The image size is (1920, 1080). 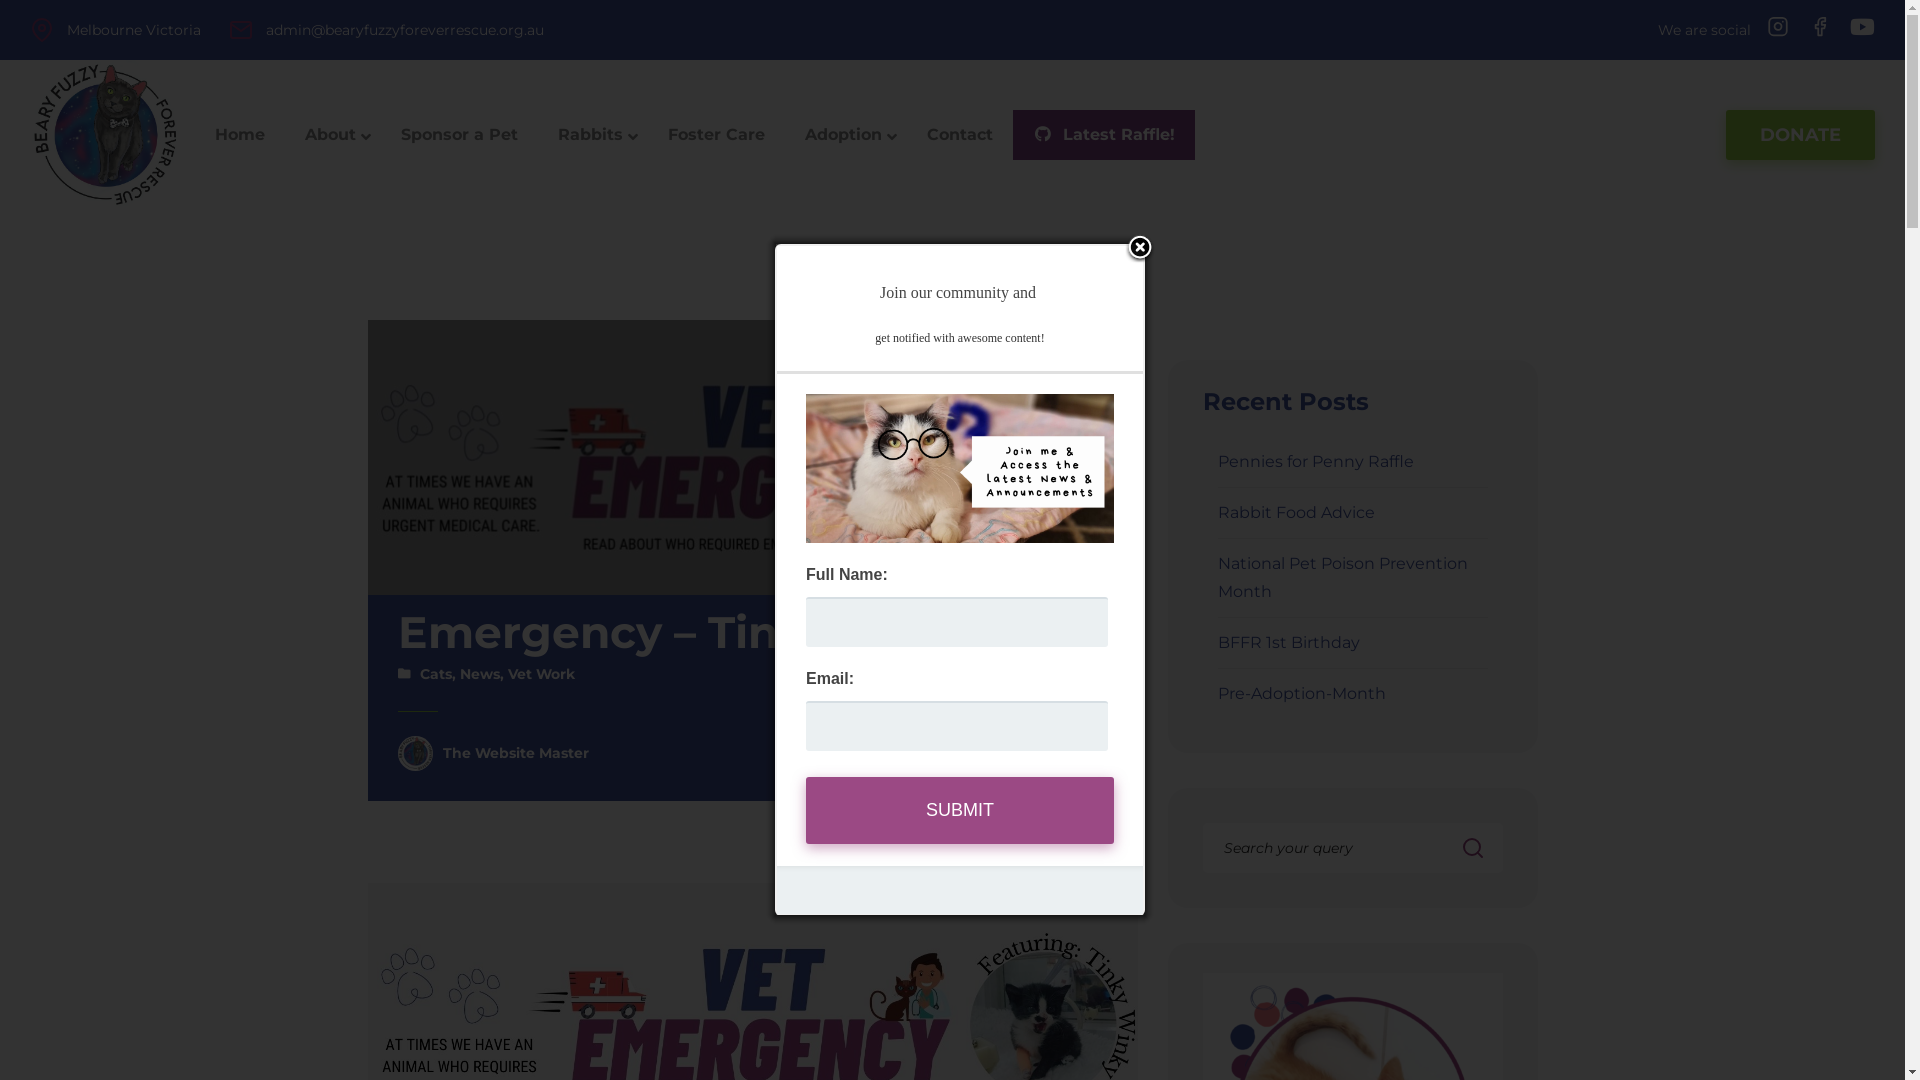 I want to click on 'Latest Raffle!', so click(x=1103, y=135).